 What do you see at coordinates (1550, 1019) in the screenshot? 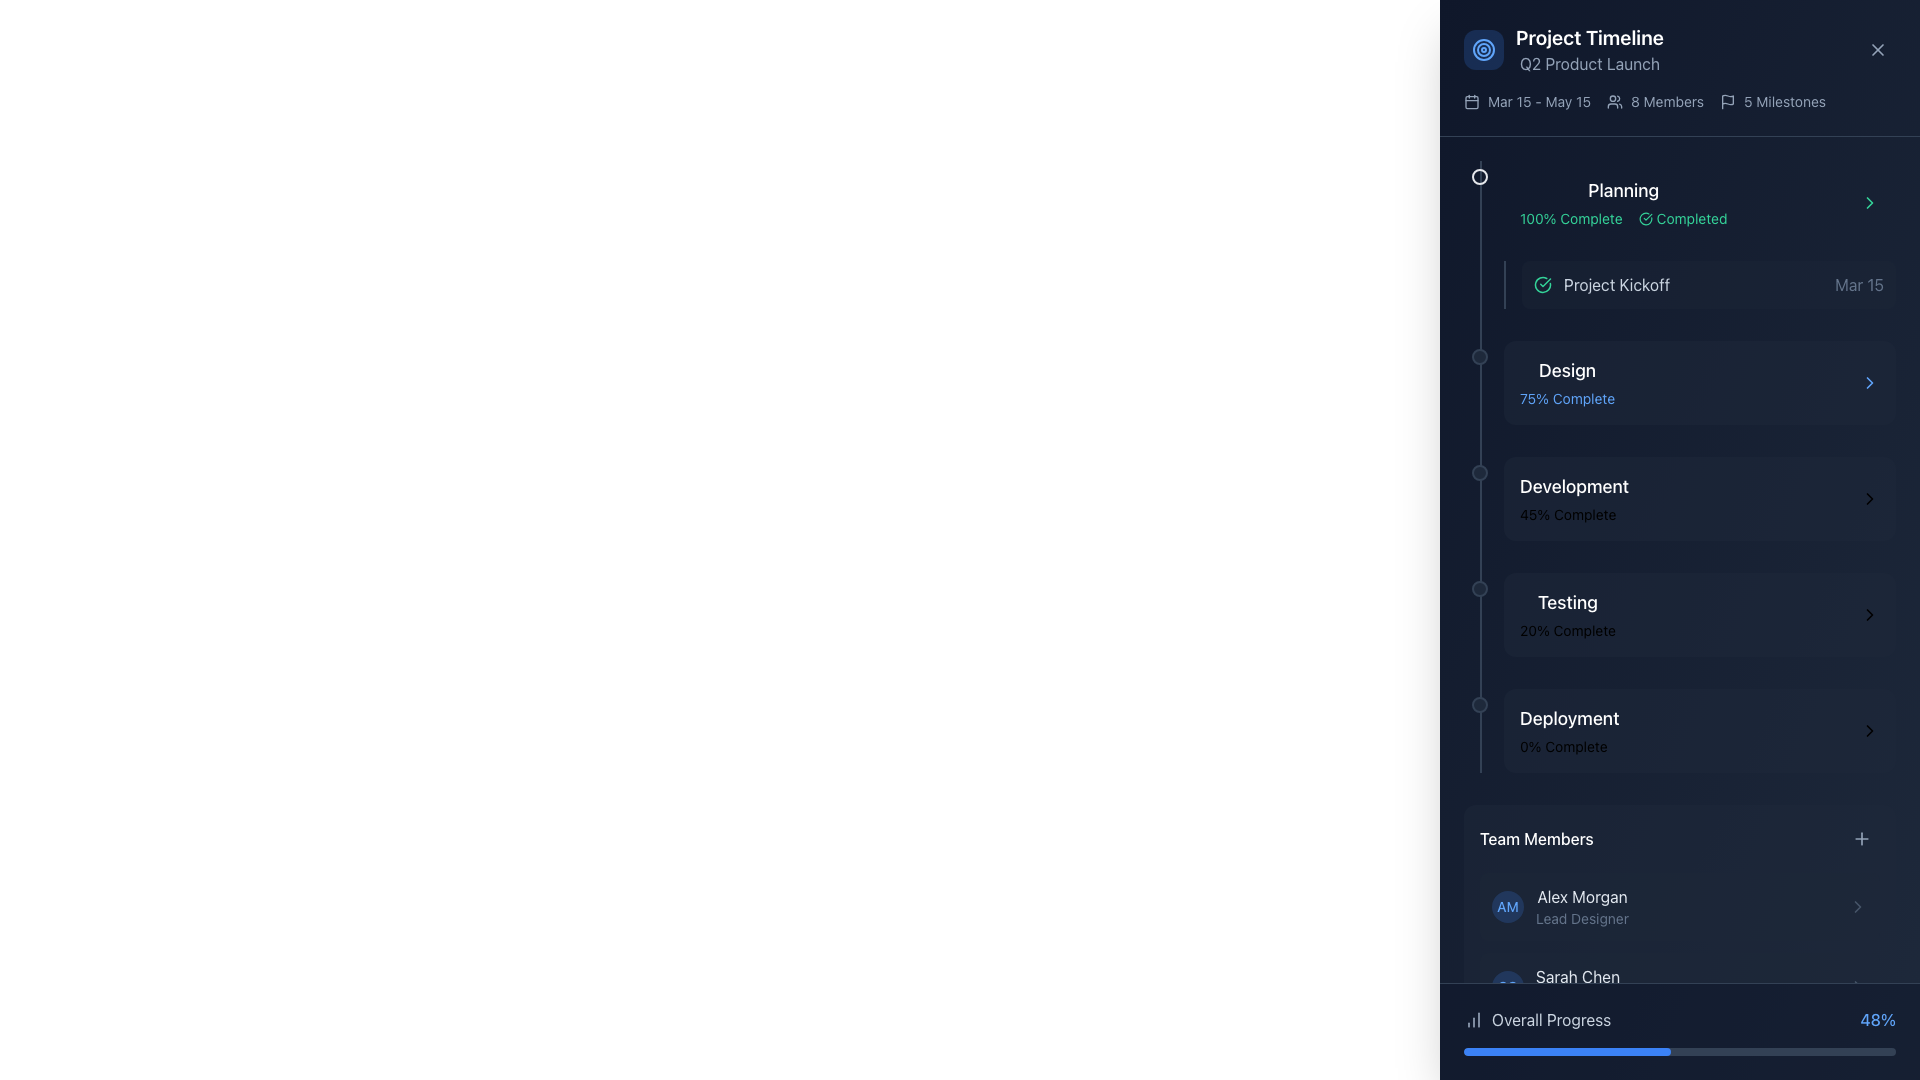
I see `the text label that indicates the overall progress of a project, which is located in the right-side column below the 'Team Members' section and adjacent to a graphical representation of progress` at bounding box center [1550, 1019].